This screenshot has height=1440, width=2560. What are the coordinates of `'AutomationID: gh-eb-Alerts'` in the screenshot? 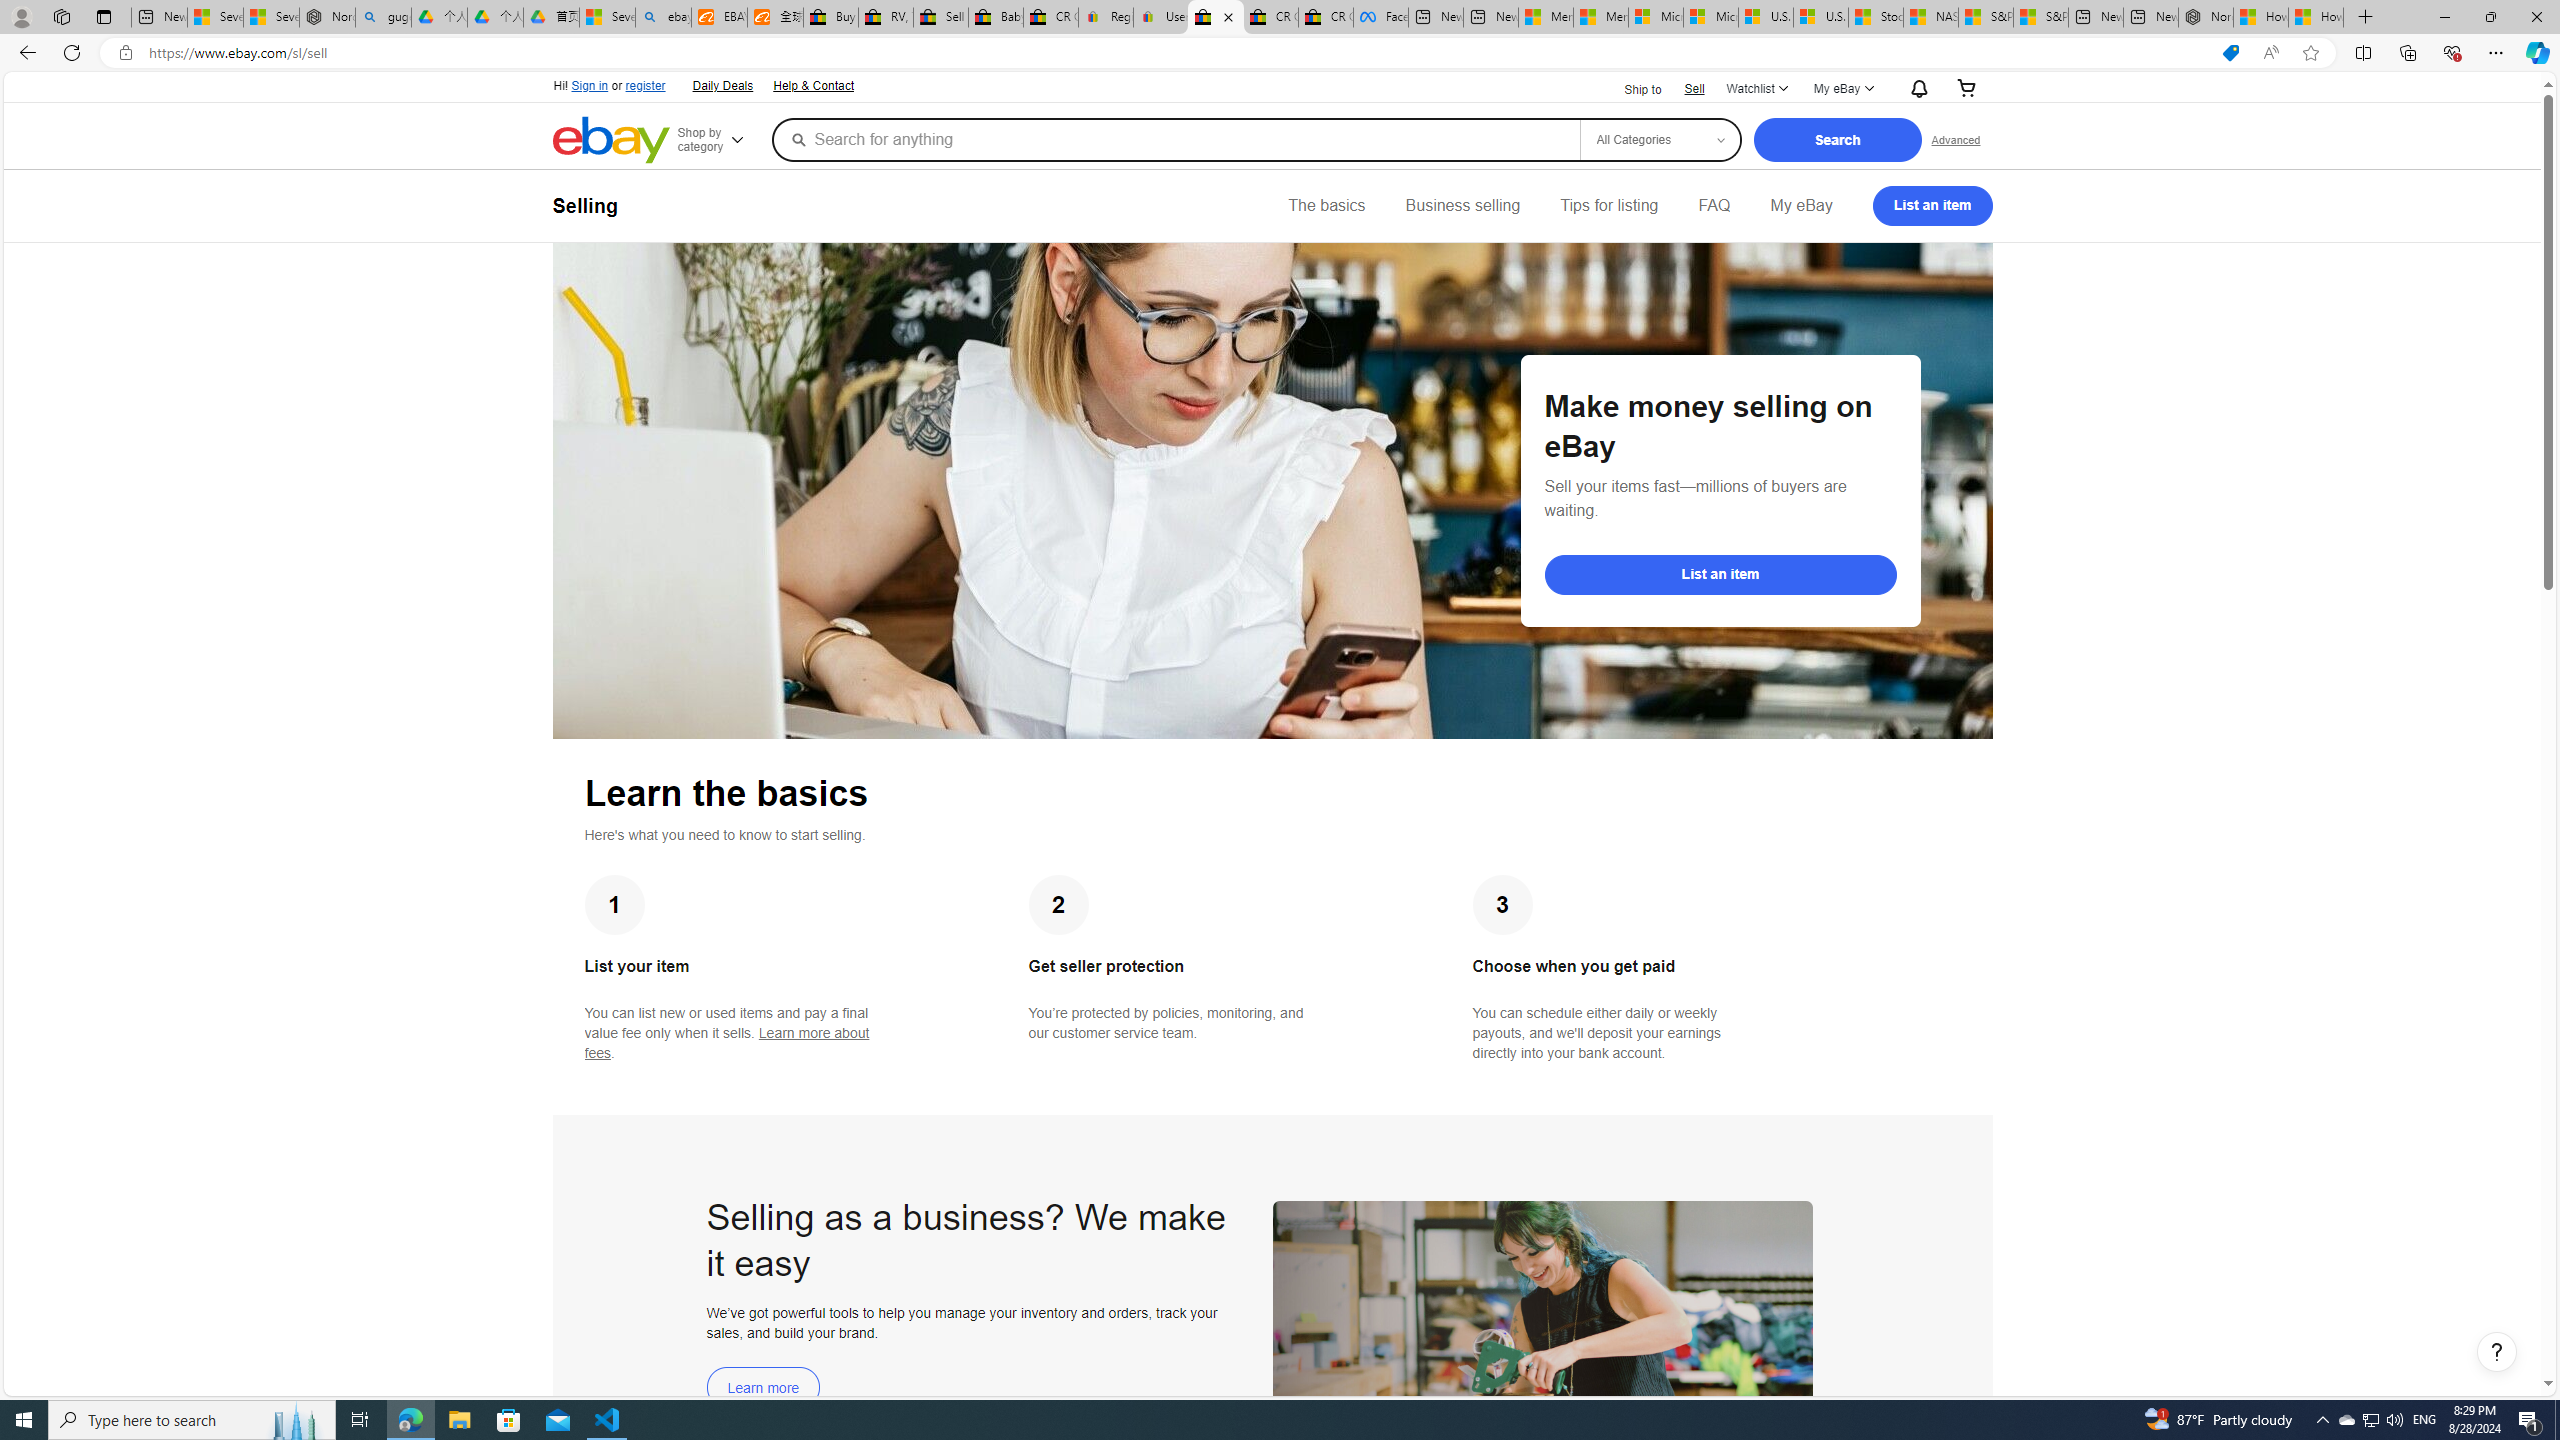 It's located at (1916, 88).